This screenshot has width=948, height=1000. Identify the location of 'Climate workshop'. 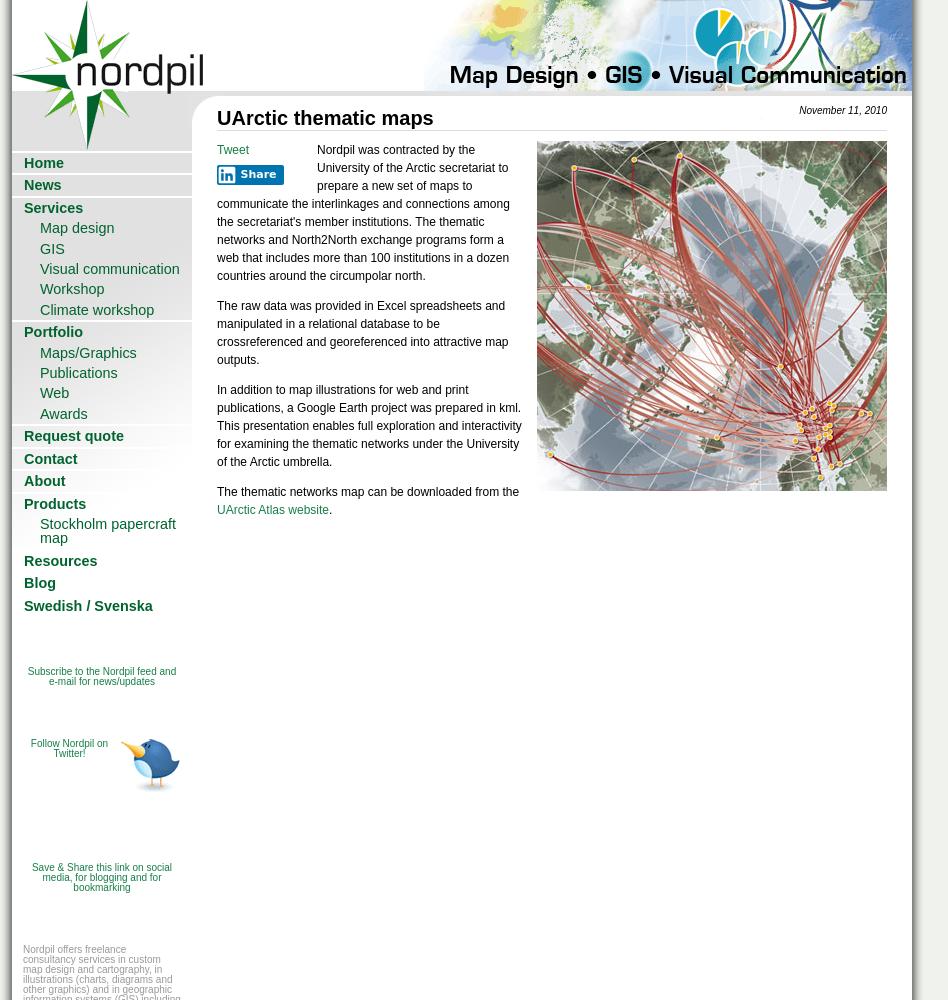
(96, 309).